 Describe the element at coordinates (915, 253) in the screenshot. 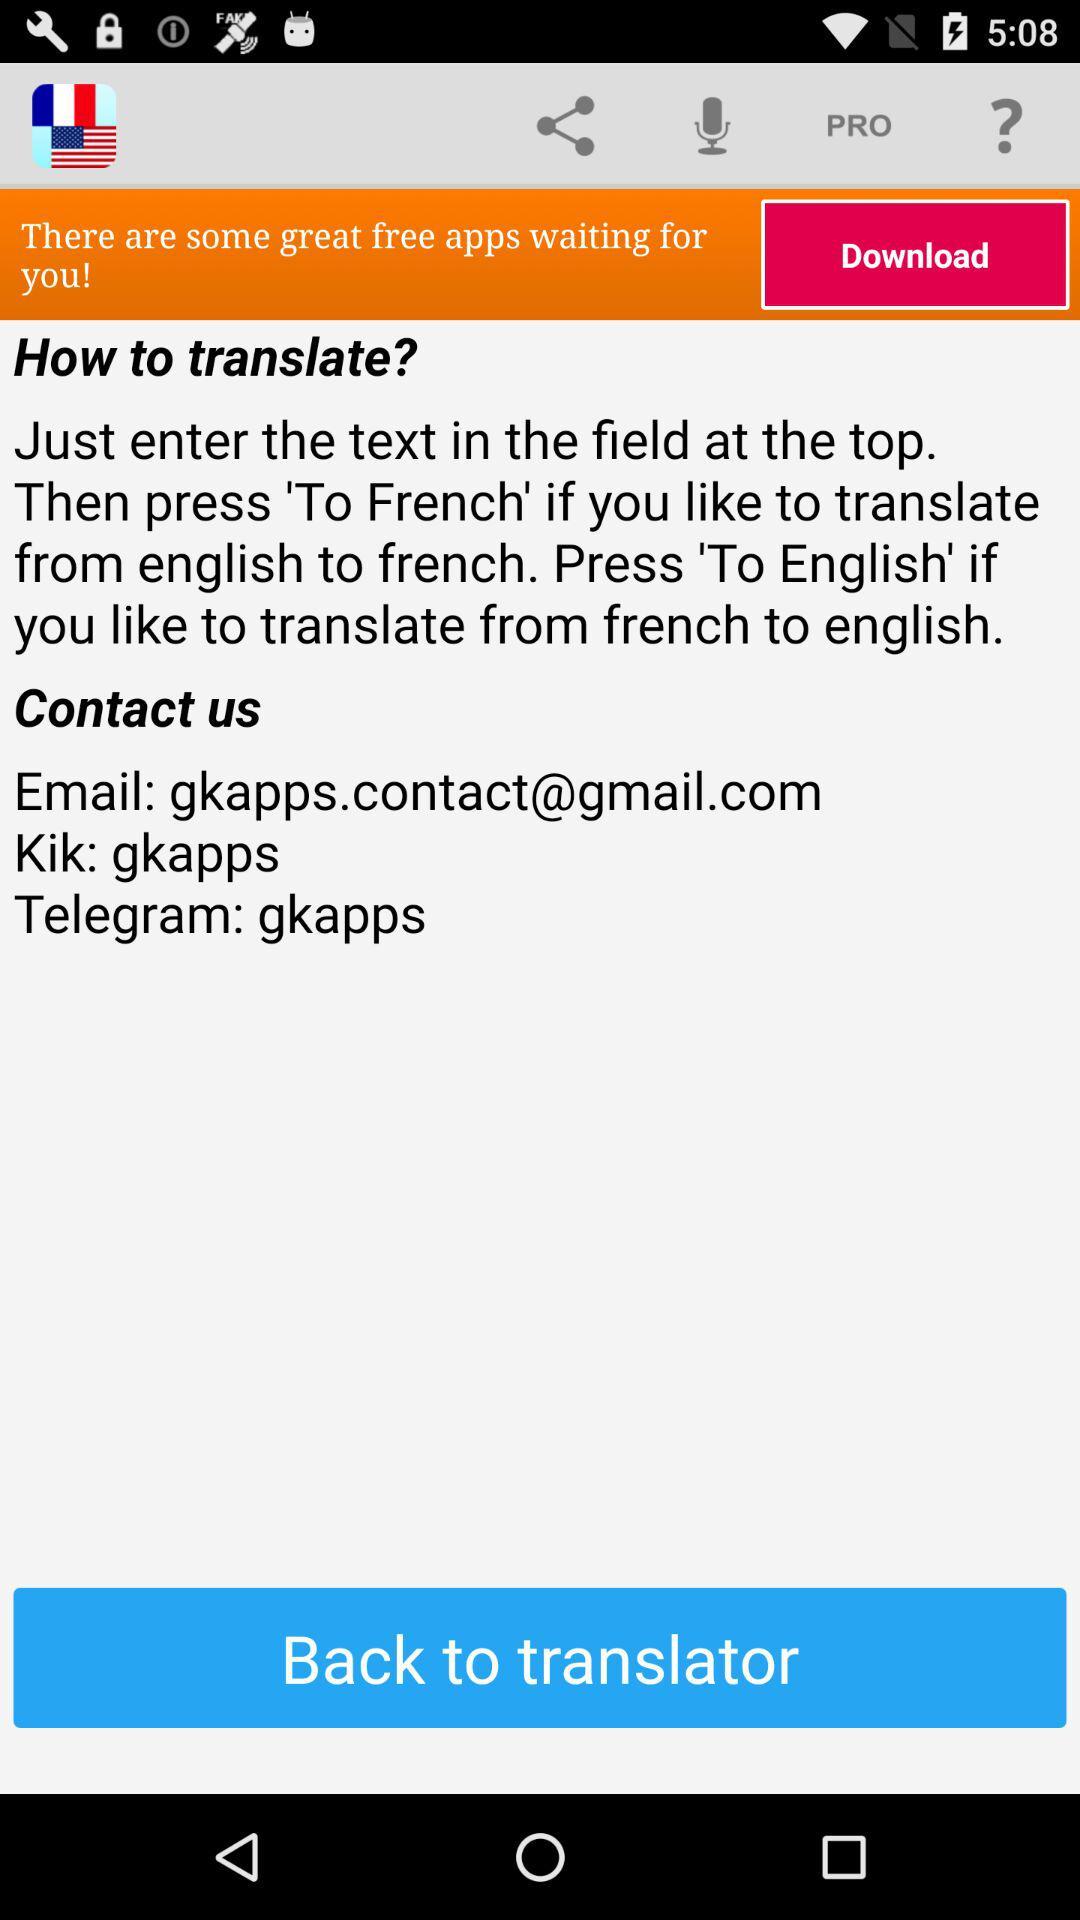

I see `icon above how to translate? icon` at that location.